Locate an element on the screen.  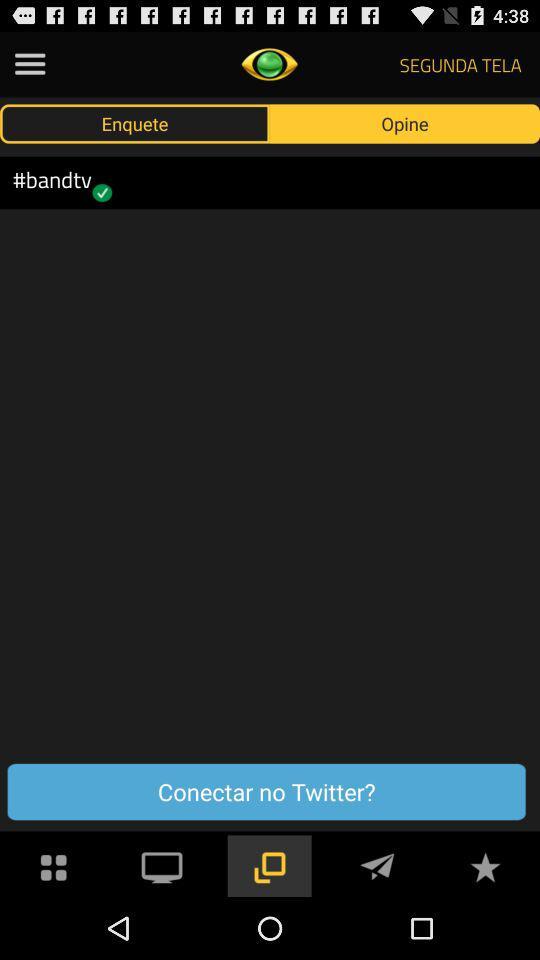
send message is located at coordinates (377, 864).